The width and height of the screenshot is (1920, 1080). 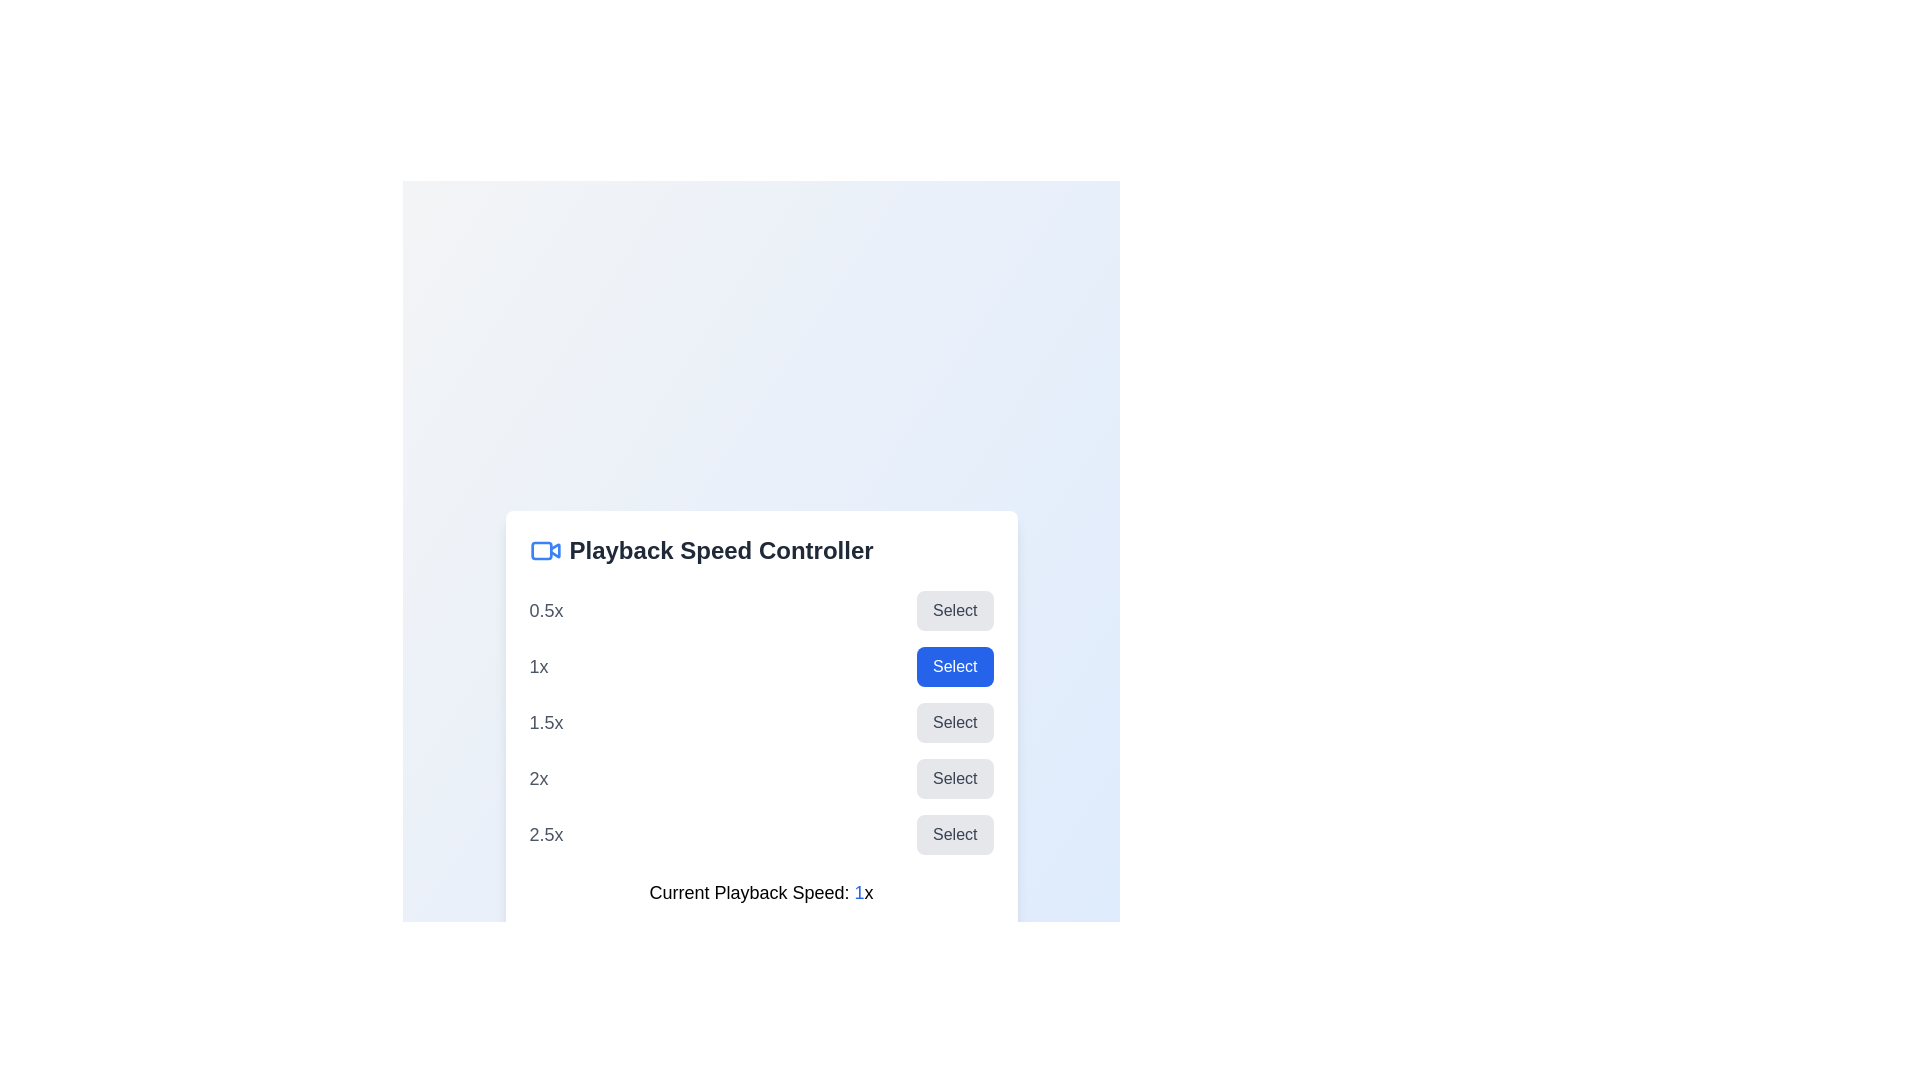 What do you see at coordinates (538, 667) in the screenshot?
I see `the text label displaying '1x' in a bold, gray-colored font, which is the leftmost component in the card interface under the 'Playback Speed Controller' heading` at bounding box center [538, 667].